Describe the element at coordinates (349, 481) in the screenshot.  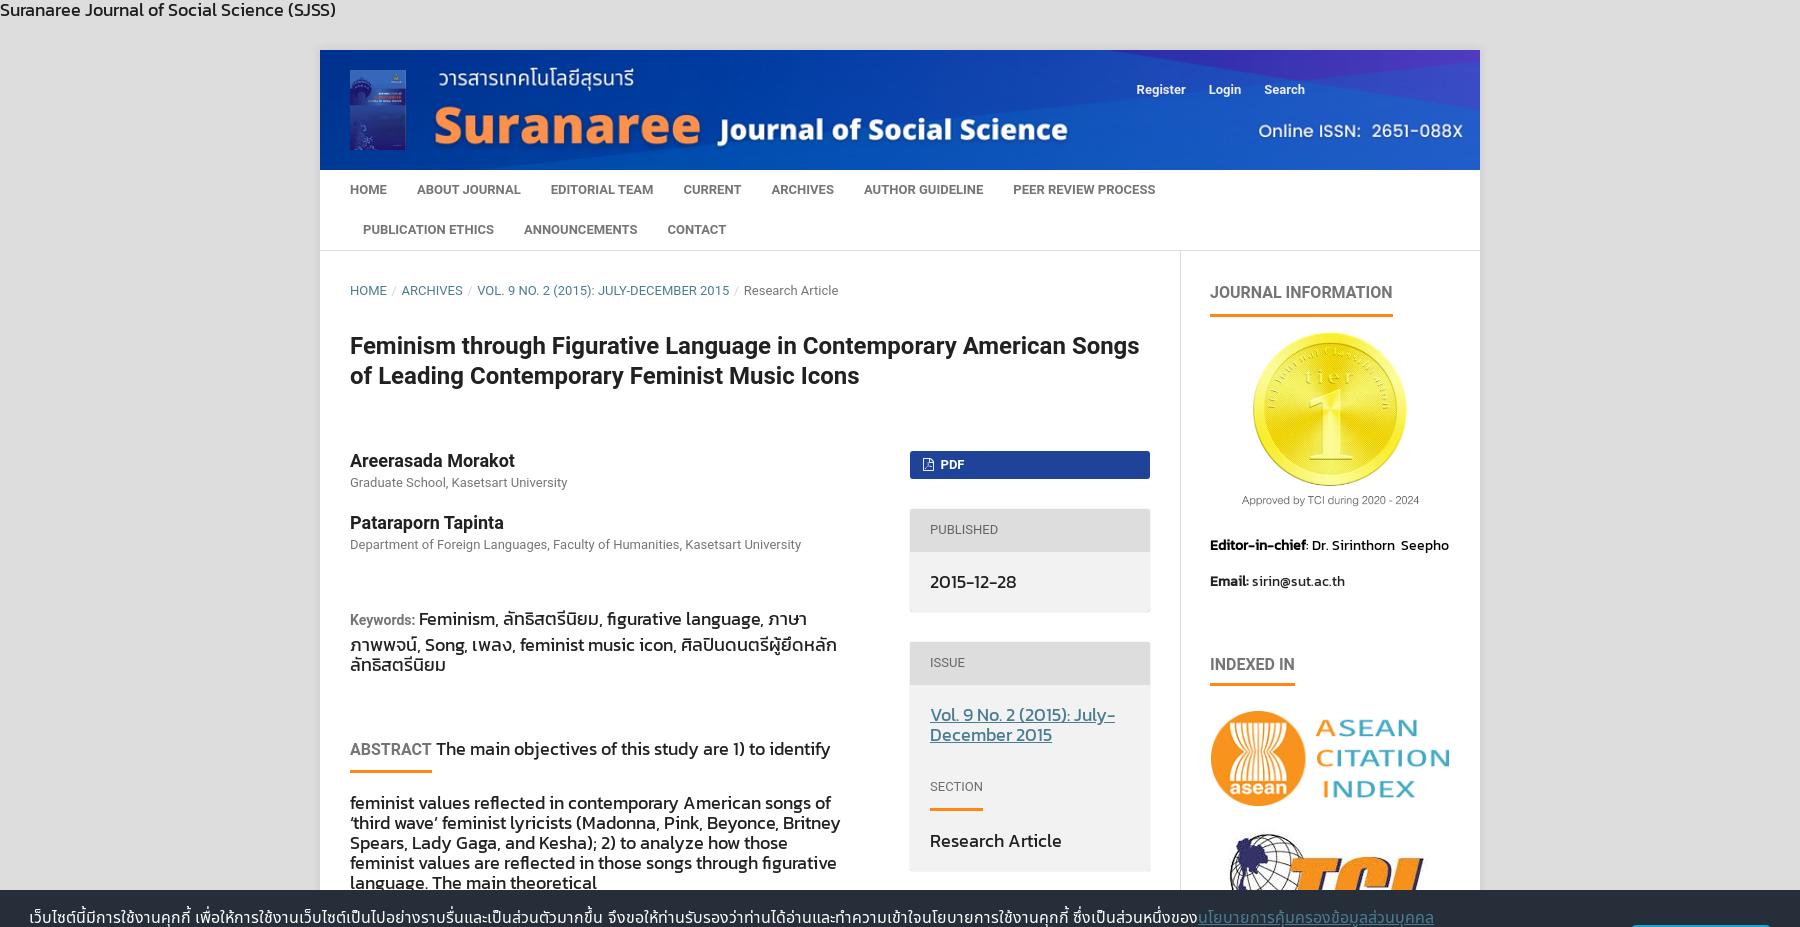
I see `'Graduate School, Kasetsart University'` at that location.